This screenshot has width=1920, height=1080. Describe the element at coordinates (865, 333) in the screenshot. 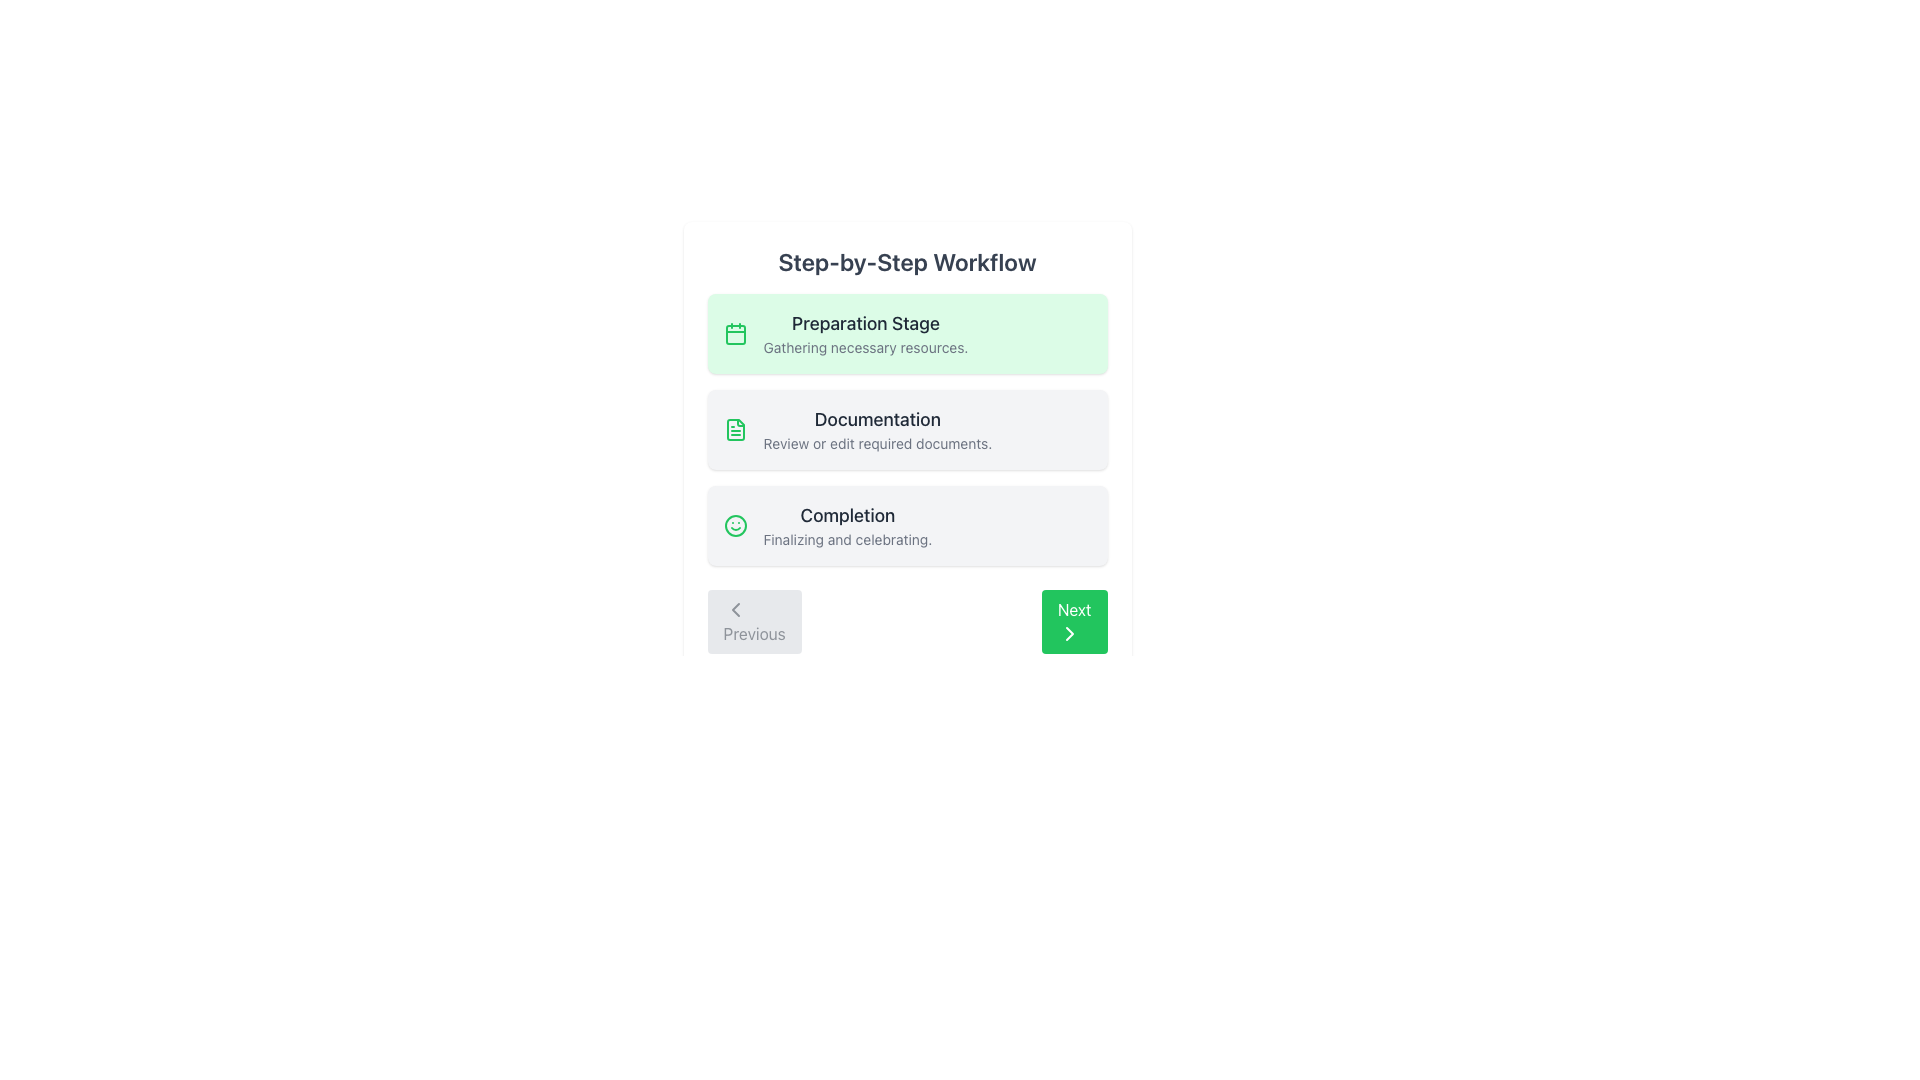

I see `information contained in the text block titled 'Preparation Stage' with the description 'Gathering necessary resources.' This text block is styled with a bold, large title and a smaller, lighter description, positioned within a light green rectangular background` at that location.